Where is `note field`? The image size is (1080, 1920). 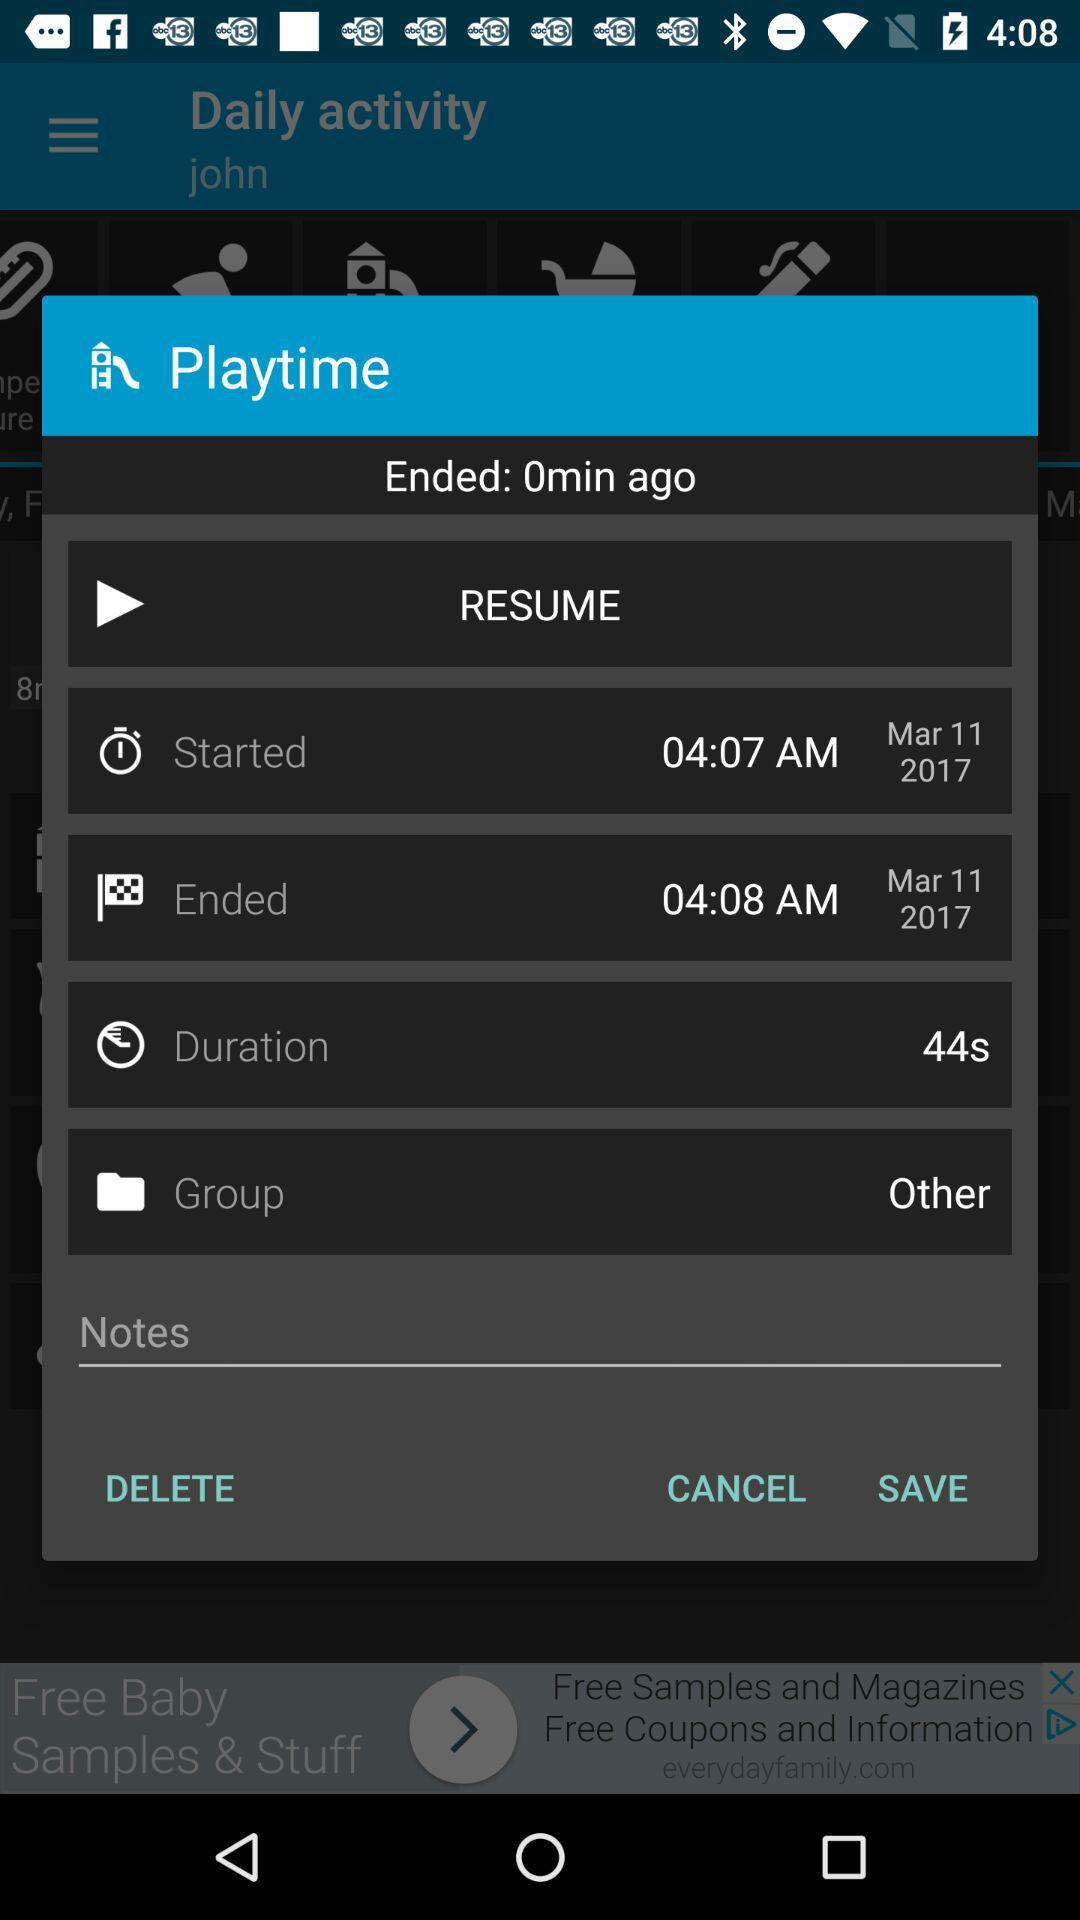
note field is located at coordinates (540, 1331).